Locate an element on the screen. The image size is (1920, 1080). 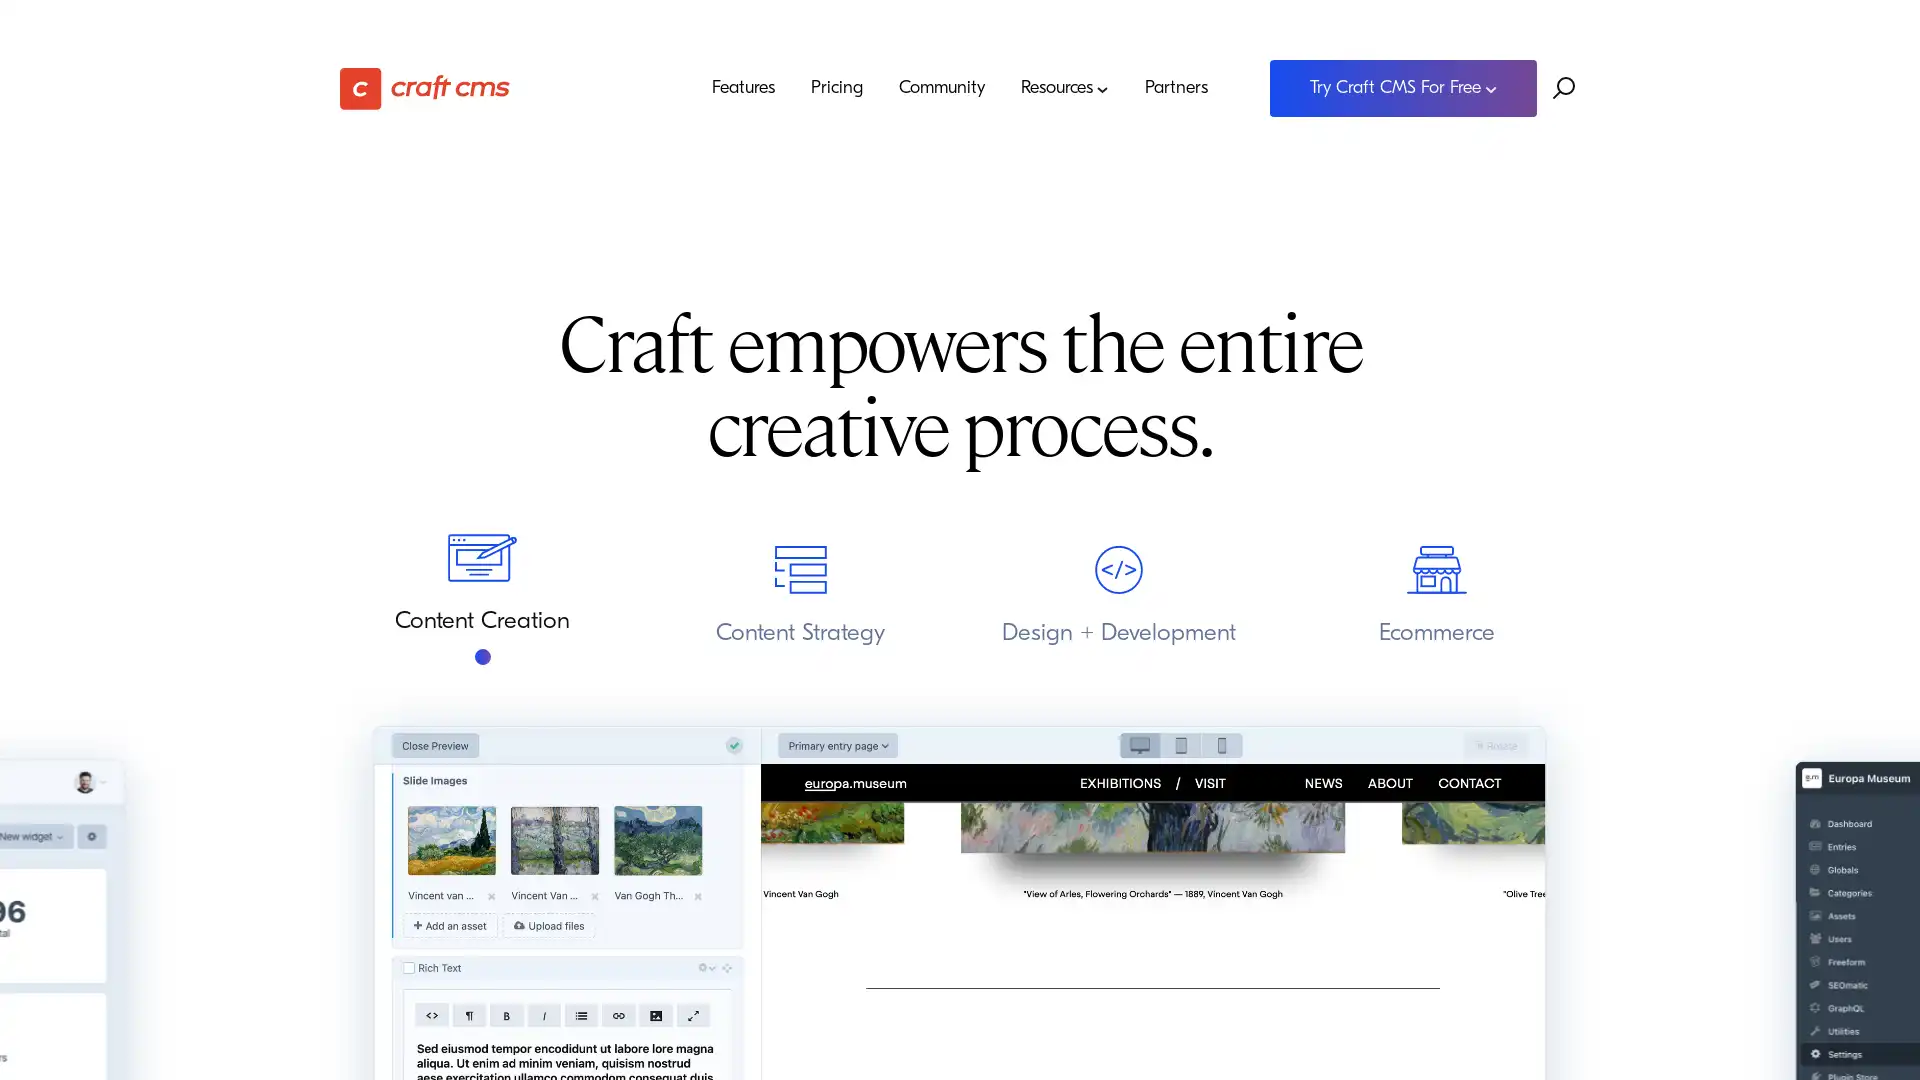
Try Craft CMS For Free is located at coordinates (1402, 87).